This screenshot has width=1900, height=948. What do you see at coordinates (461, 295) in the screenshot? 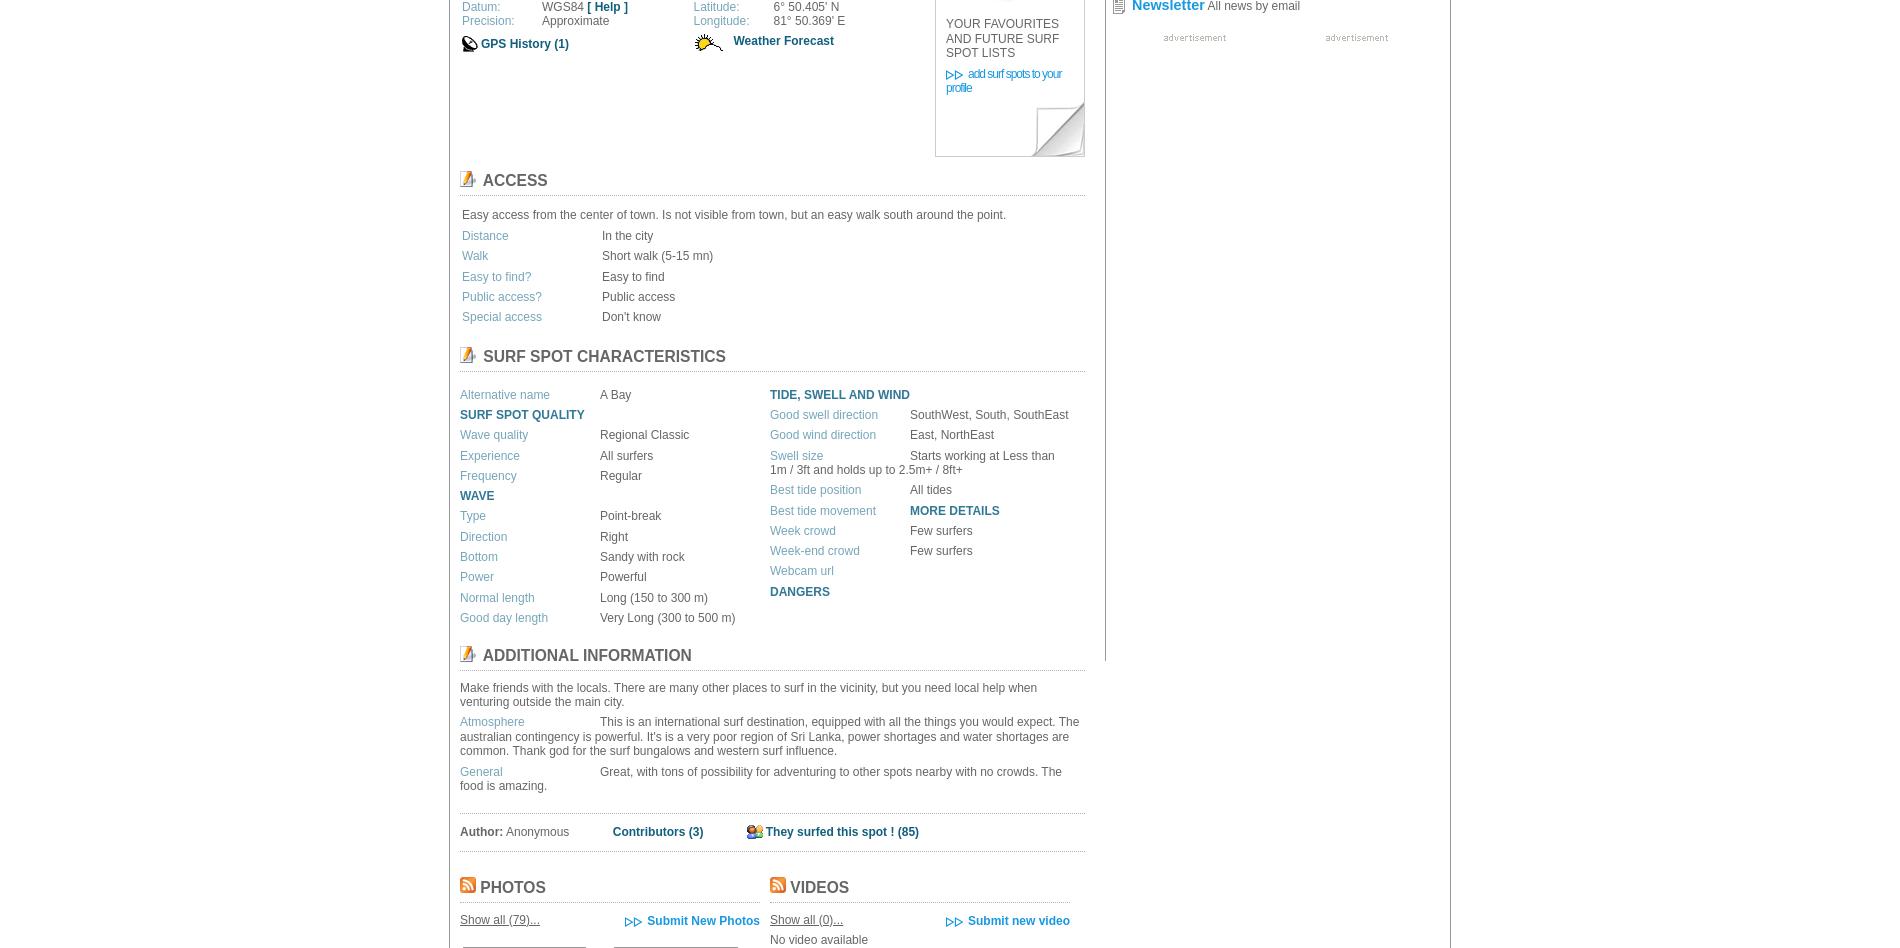
I see `'Public access?'` at bounding box center [461, 295].